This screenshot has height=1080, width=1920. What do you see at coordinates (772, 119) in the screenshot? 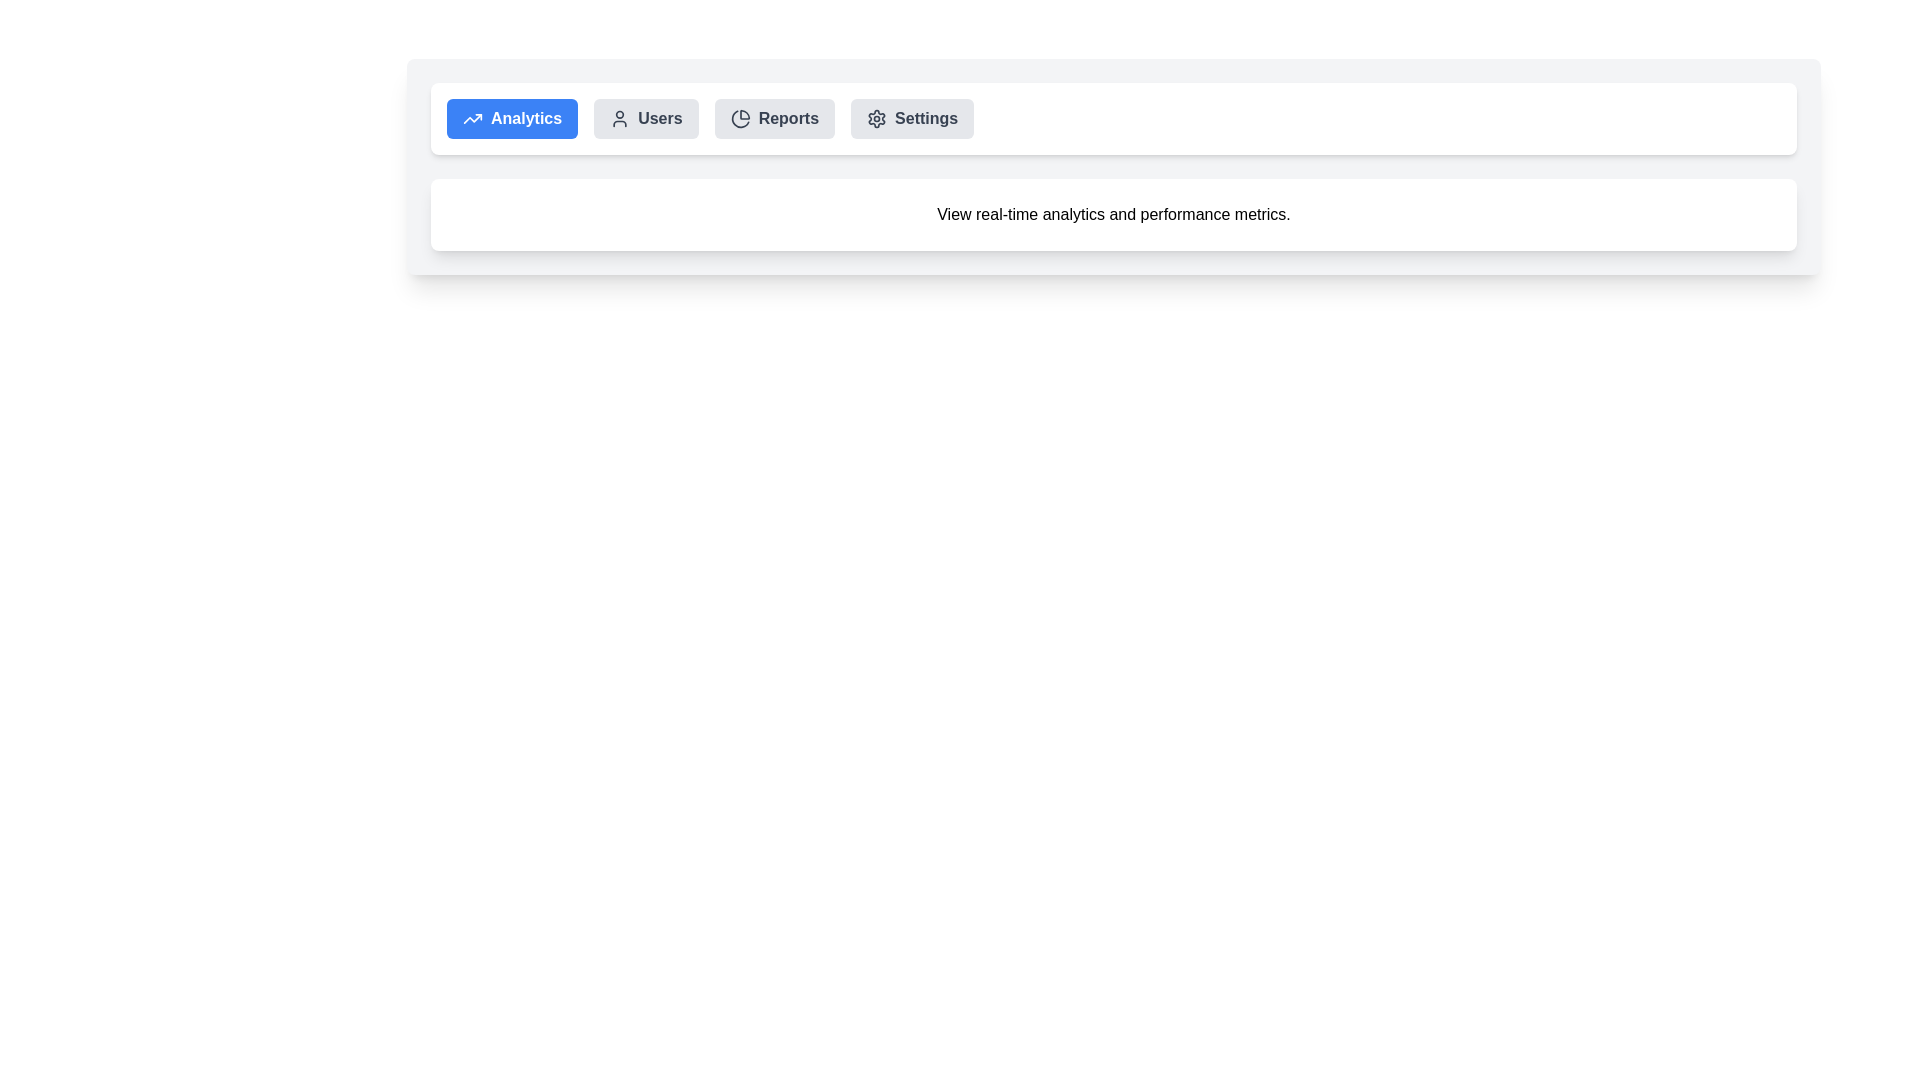
I see `the Reports tab by clicking on it` at bounding box center [772, 119].